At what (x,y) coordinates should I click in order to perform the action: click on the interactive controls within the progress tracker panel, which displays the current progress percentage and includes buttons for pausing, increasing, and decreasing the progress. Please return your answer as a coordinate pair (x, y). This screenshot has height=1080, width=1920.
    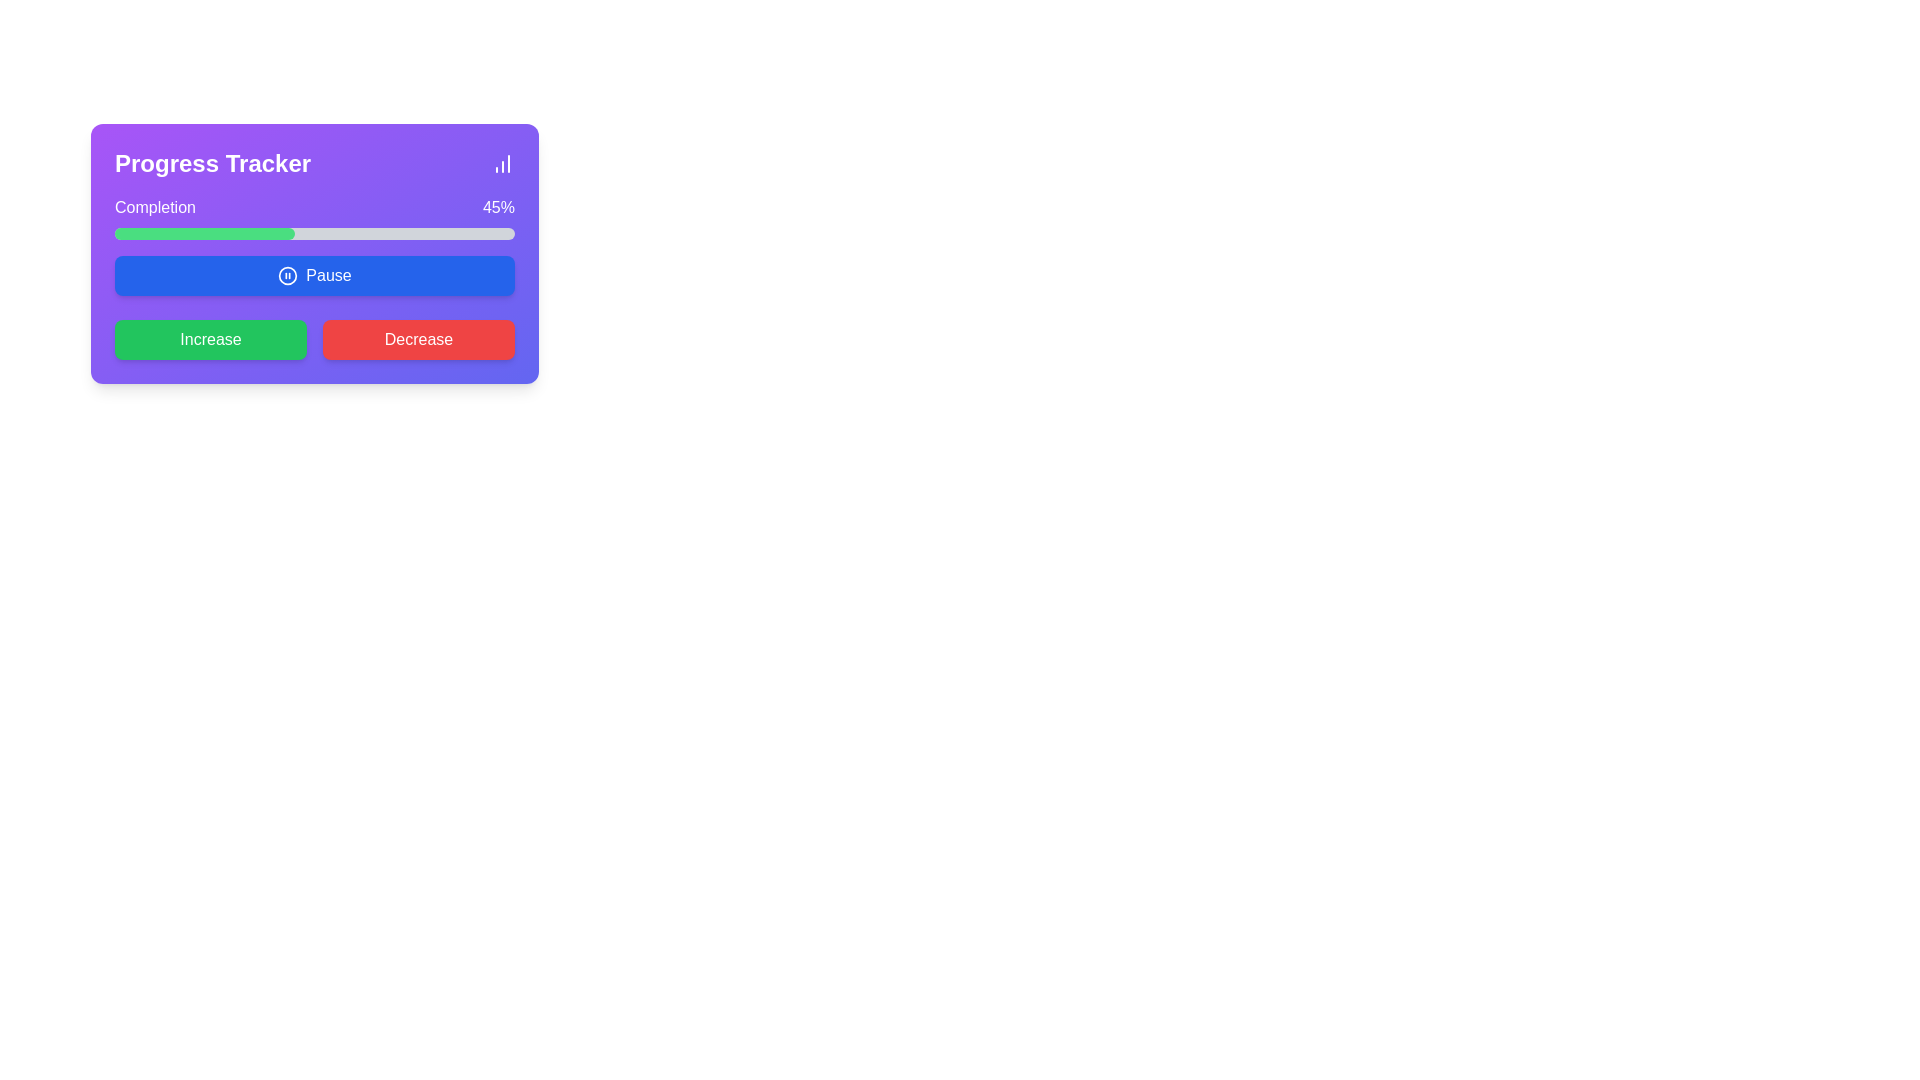
    Looking at the image, I should click on (314, 253).